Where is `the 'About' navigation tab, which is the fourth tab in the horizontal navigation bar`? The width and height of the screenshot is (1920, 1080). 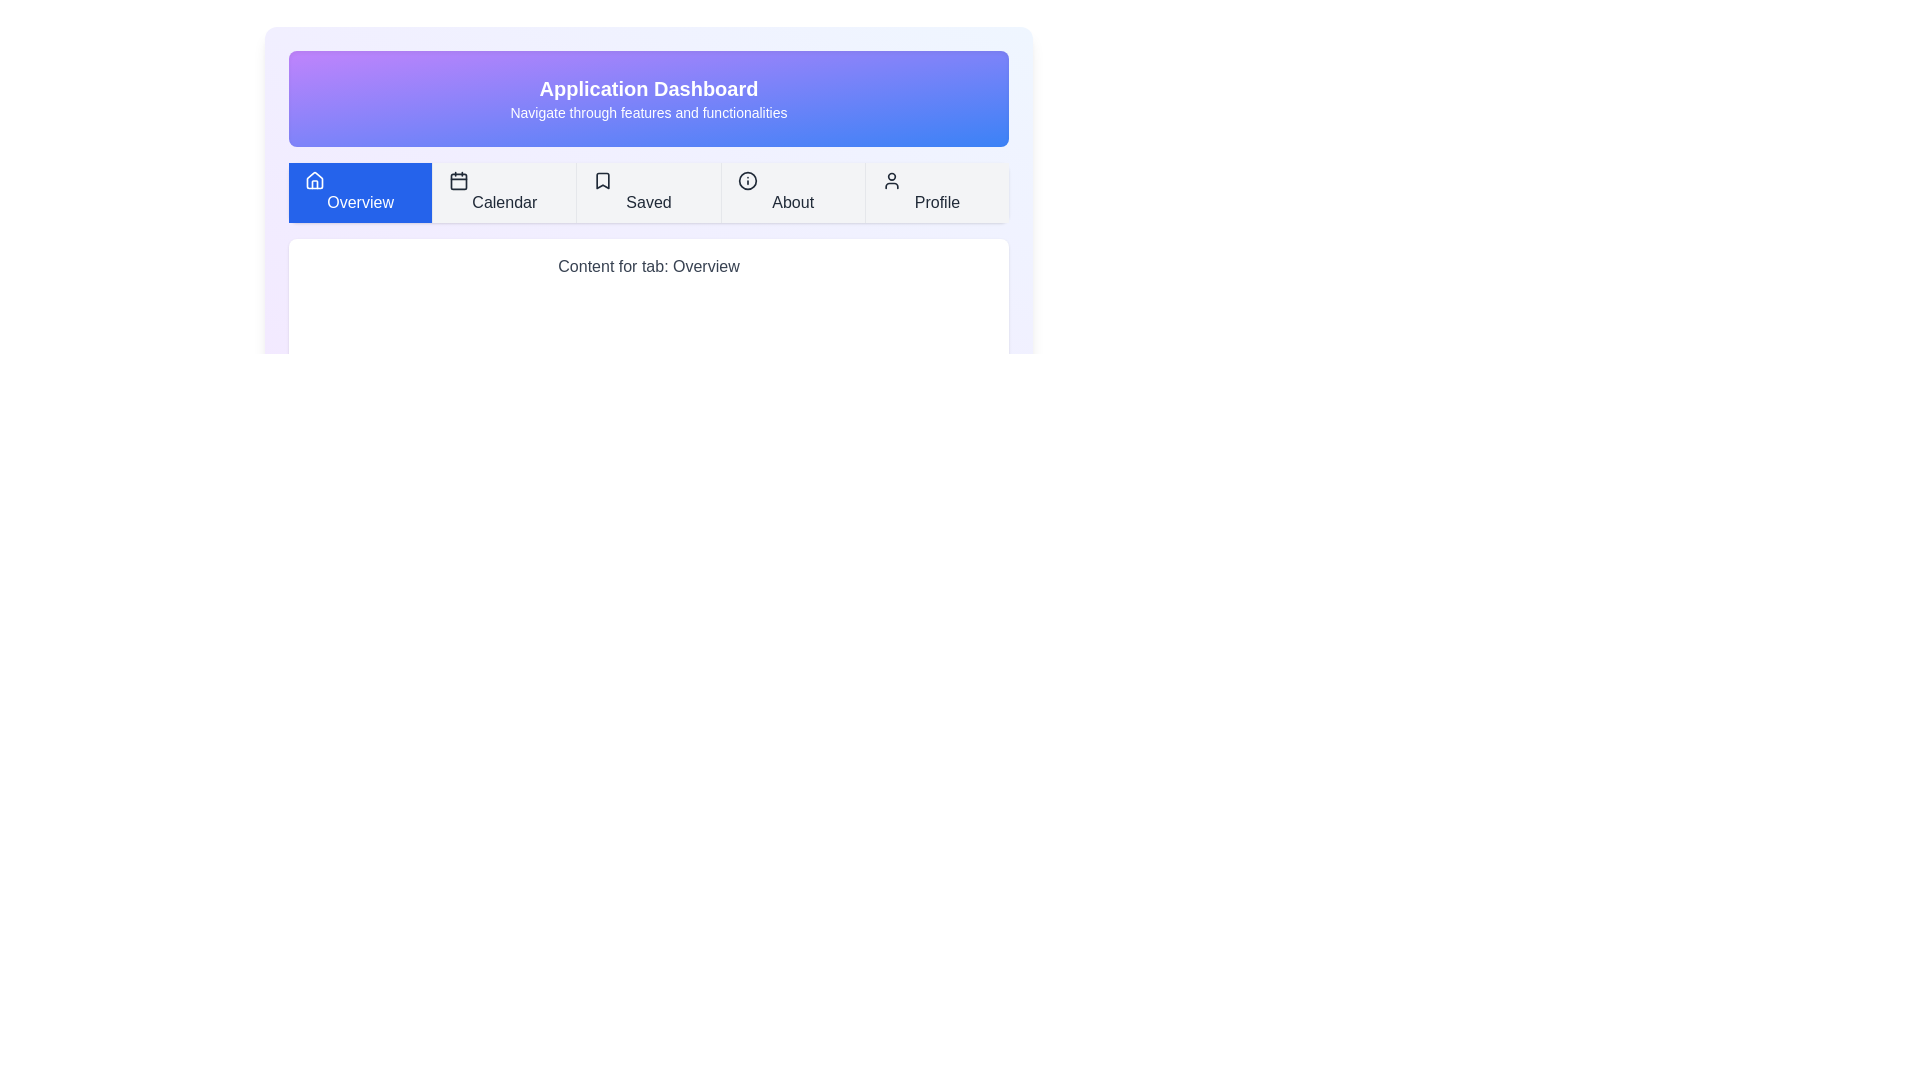
the 'About' navigation tab, which is the fourth tab in the horizontal navigation bar is located at coordinates (791, 192).